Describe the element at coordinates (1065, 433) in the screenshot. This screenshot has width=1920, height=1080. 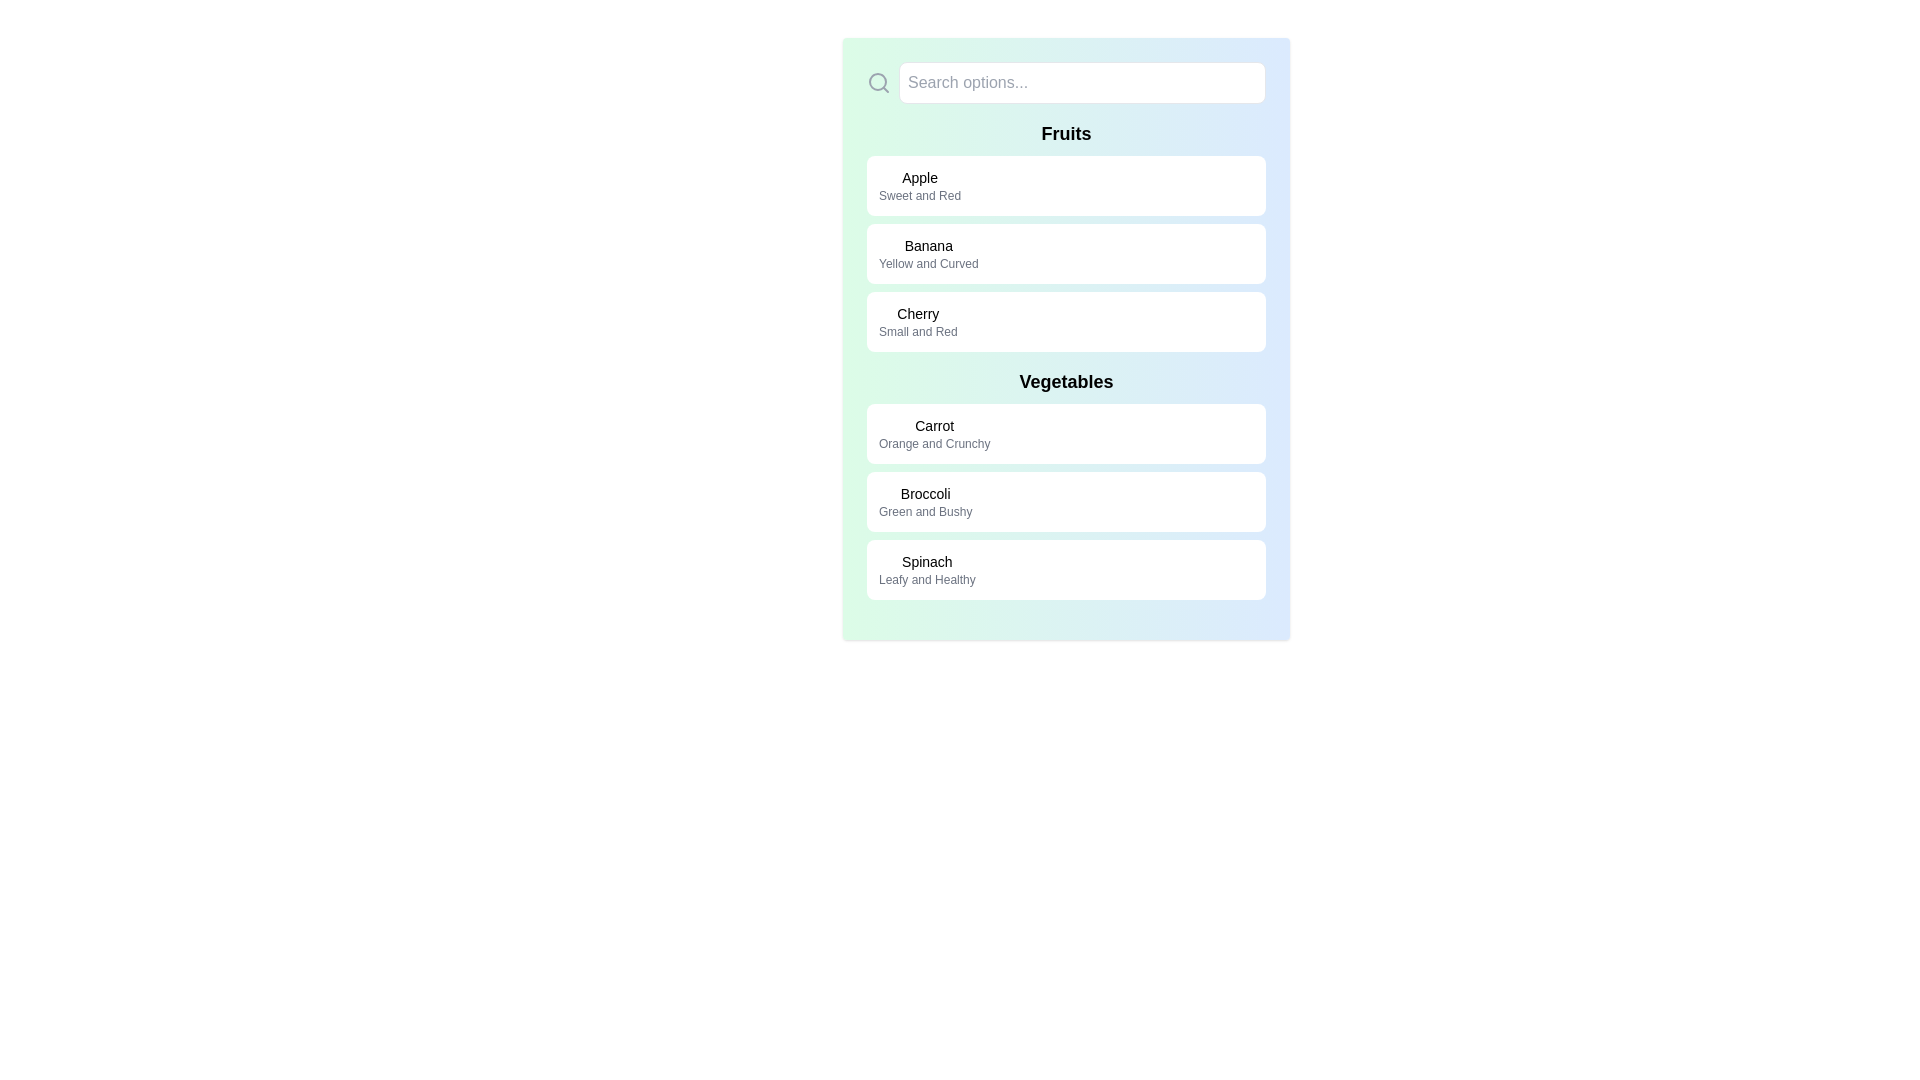
I see `the list item for 'Carrot'` at that location.